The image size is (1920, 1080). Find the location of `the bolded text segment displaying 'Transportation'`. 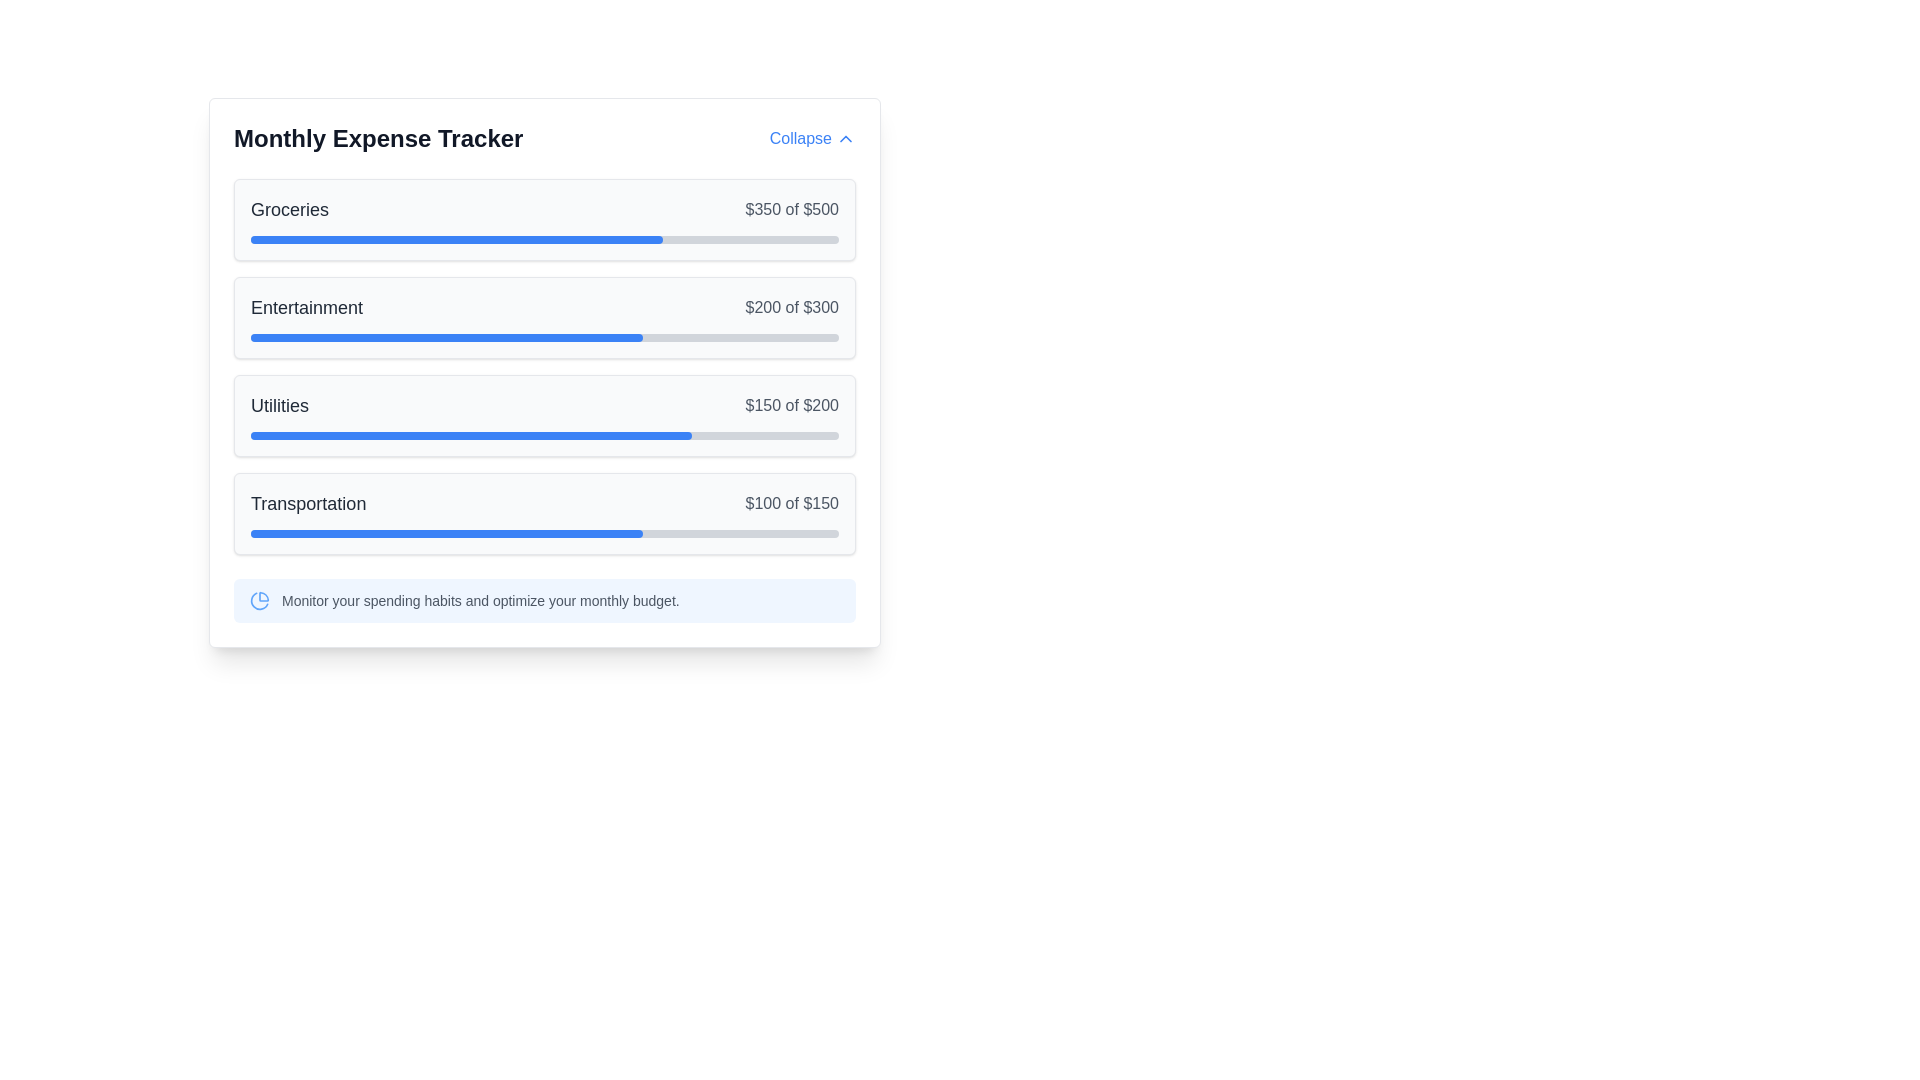

the bolded text segment displaying 'Transportation' is located at coordinates (307, 503).